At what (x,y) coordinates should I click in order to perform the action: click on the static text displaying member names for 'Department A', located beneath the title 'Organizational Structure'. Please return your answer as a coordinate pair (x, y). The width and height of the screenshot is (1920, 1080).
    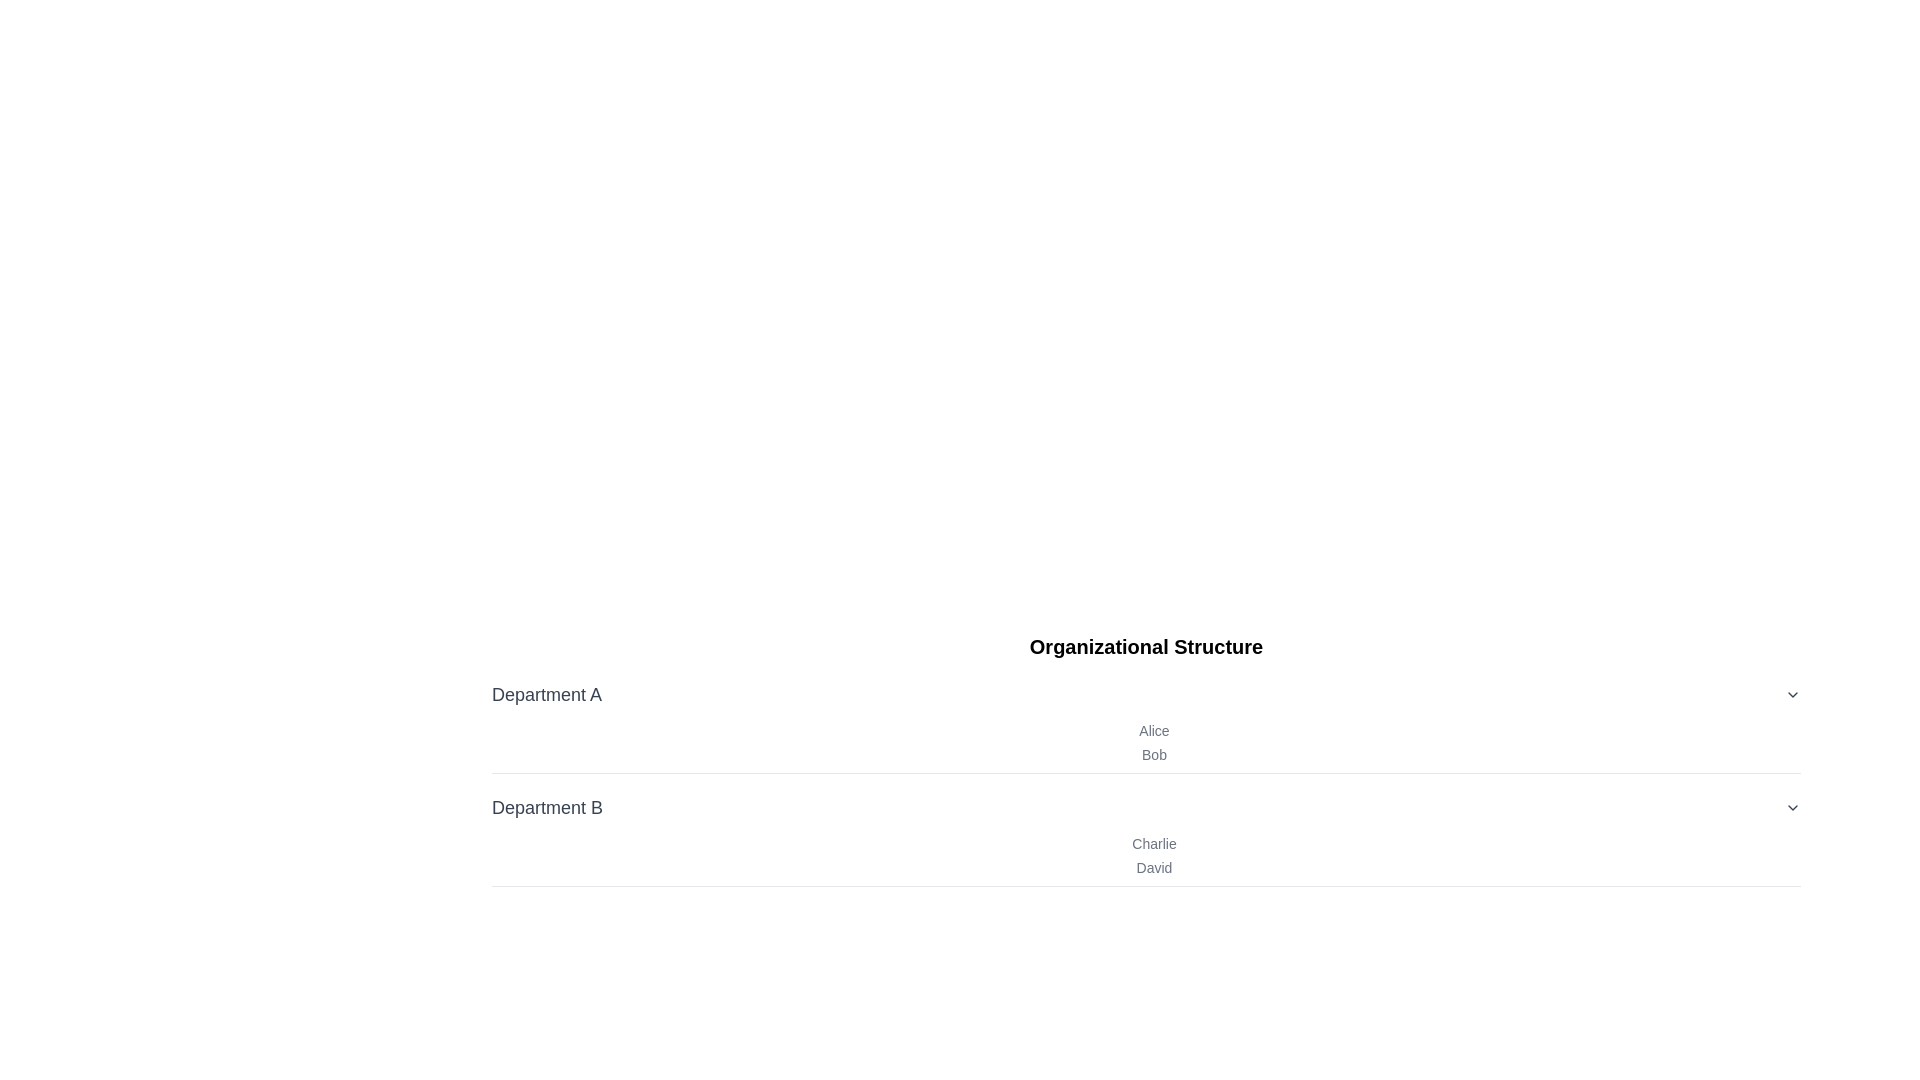
    Looking at the image, I should click on (1154, 743).